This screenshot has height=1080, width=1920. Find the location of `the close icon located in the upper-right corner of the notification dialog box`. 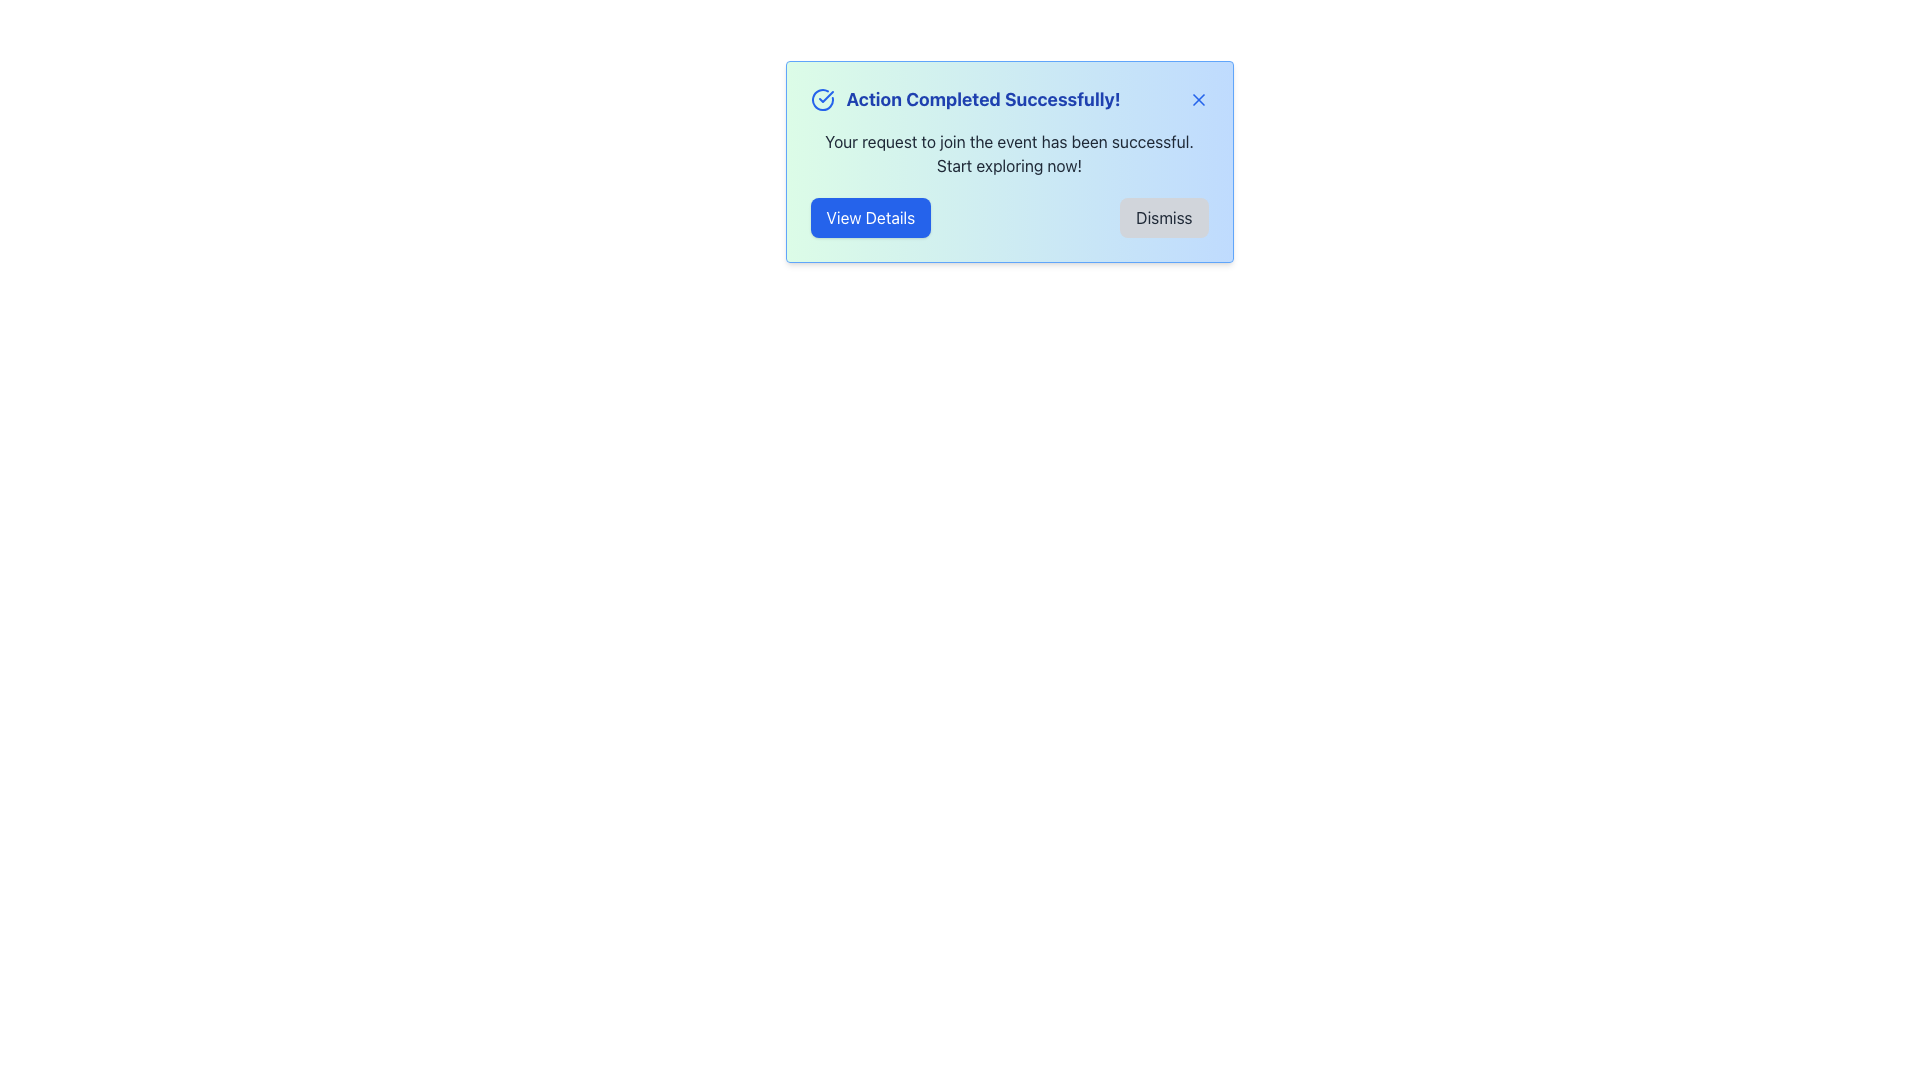

the close icon located in the upper-right corner of the notification dialog box is located at coordinates (1198, 100).